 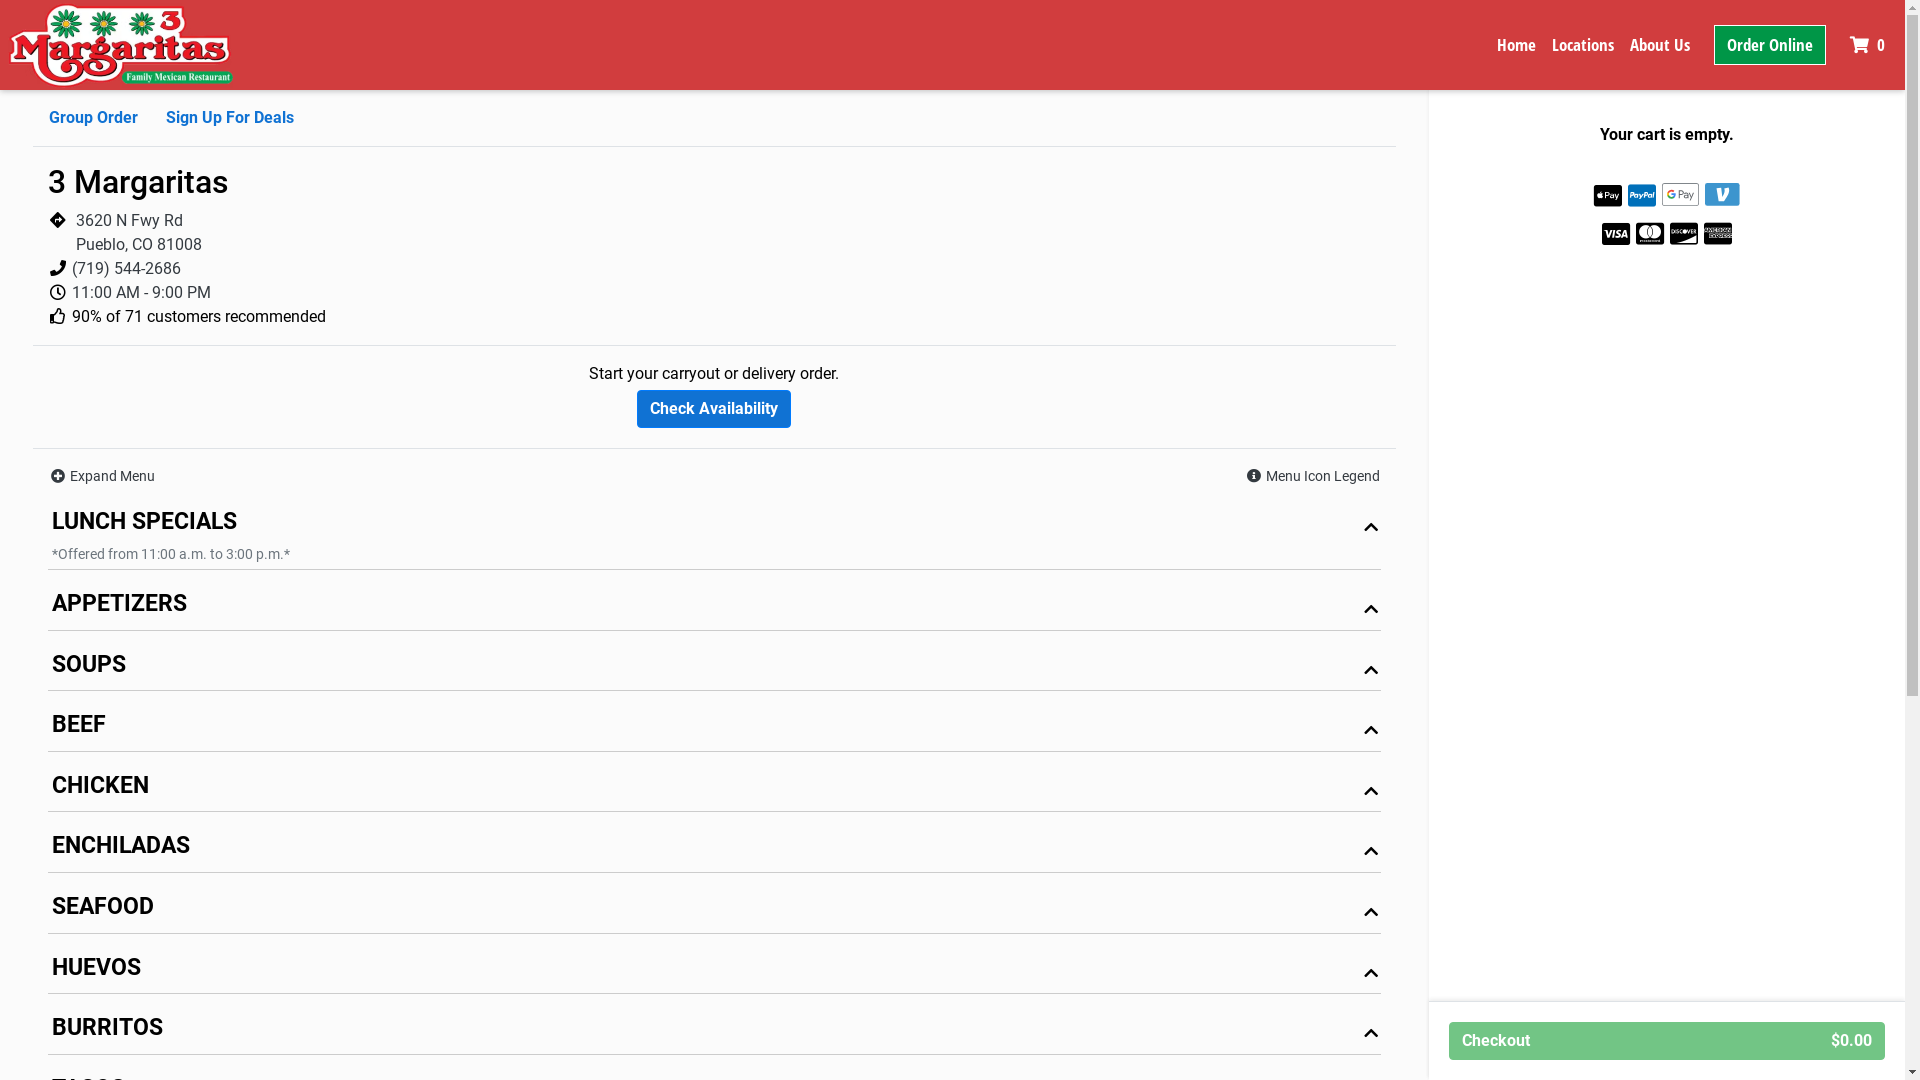 What do you see at coordinates (714, 407) in the screenshot?
I see `'Check Availability'` at bounding box center [714, 407].